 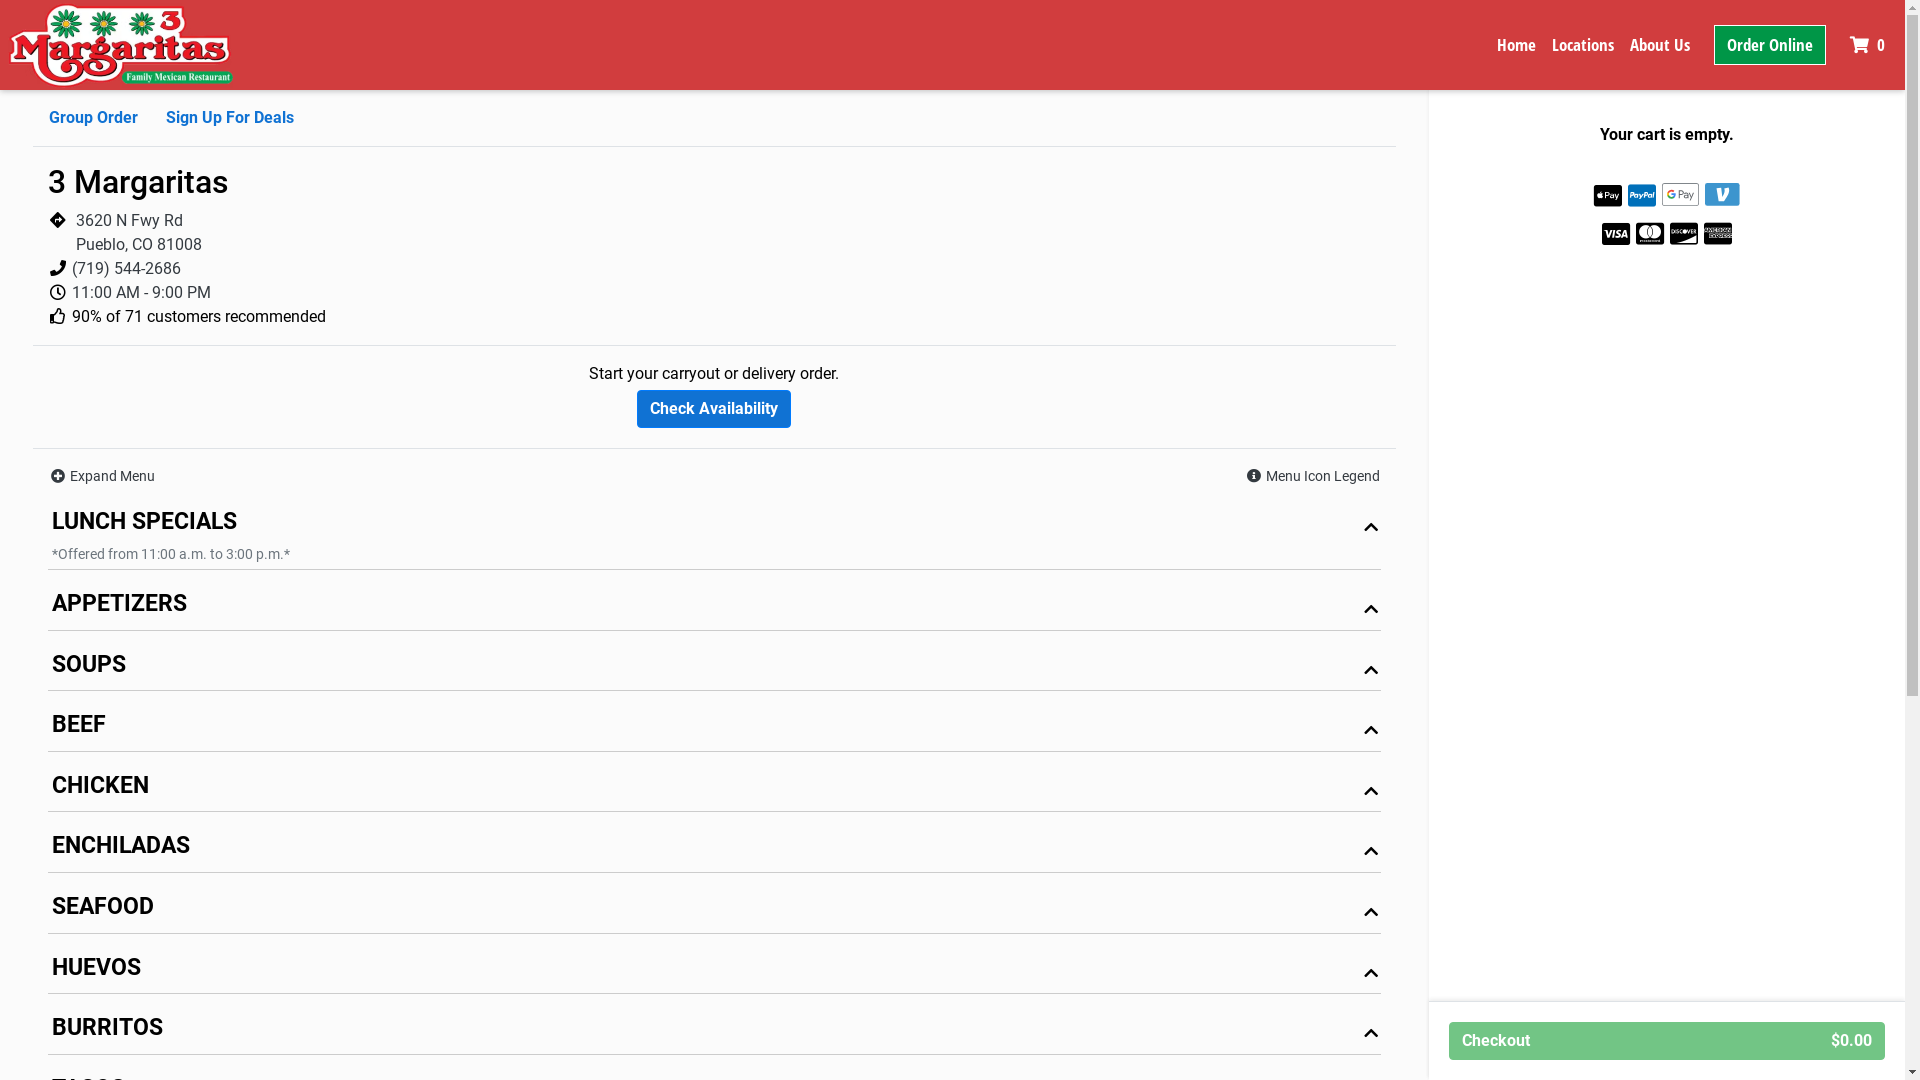 What do you see at coordinates (714, 407) in the screenshot?
I see `'Check Availability'` at bounding box center [714, 407].